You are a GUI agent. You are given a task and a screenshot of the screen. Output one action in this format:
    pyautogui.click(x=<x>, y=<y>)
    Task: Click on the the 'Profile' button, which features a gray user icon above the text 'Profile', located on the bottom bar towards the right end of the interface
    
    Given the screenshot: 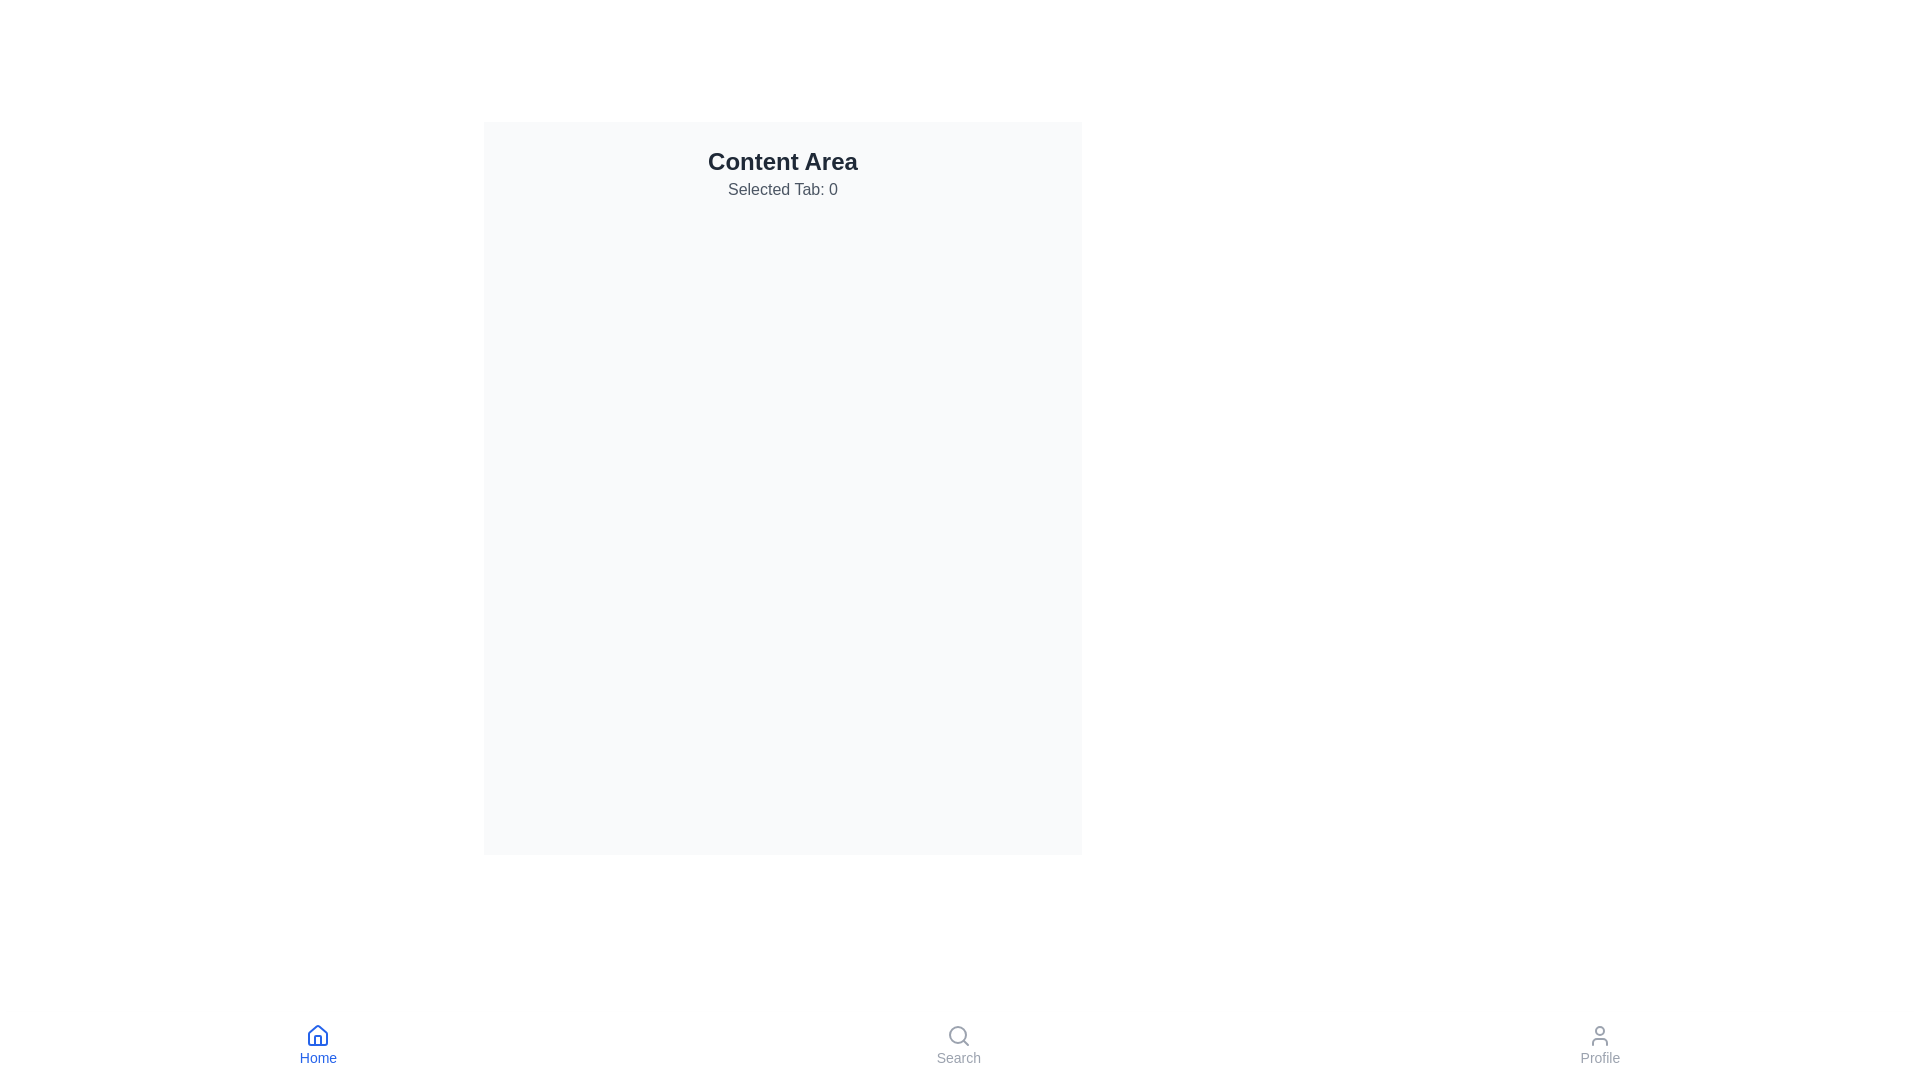 What is the action you would take?
    pyautogui.click(x=1598, y=1044)
    